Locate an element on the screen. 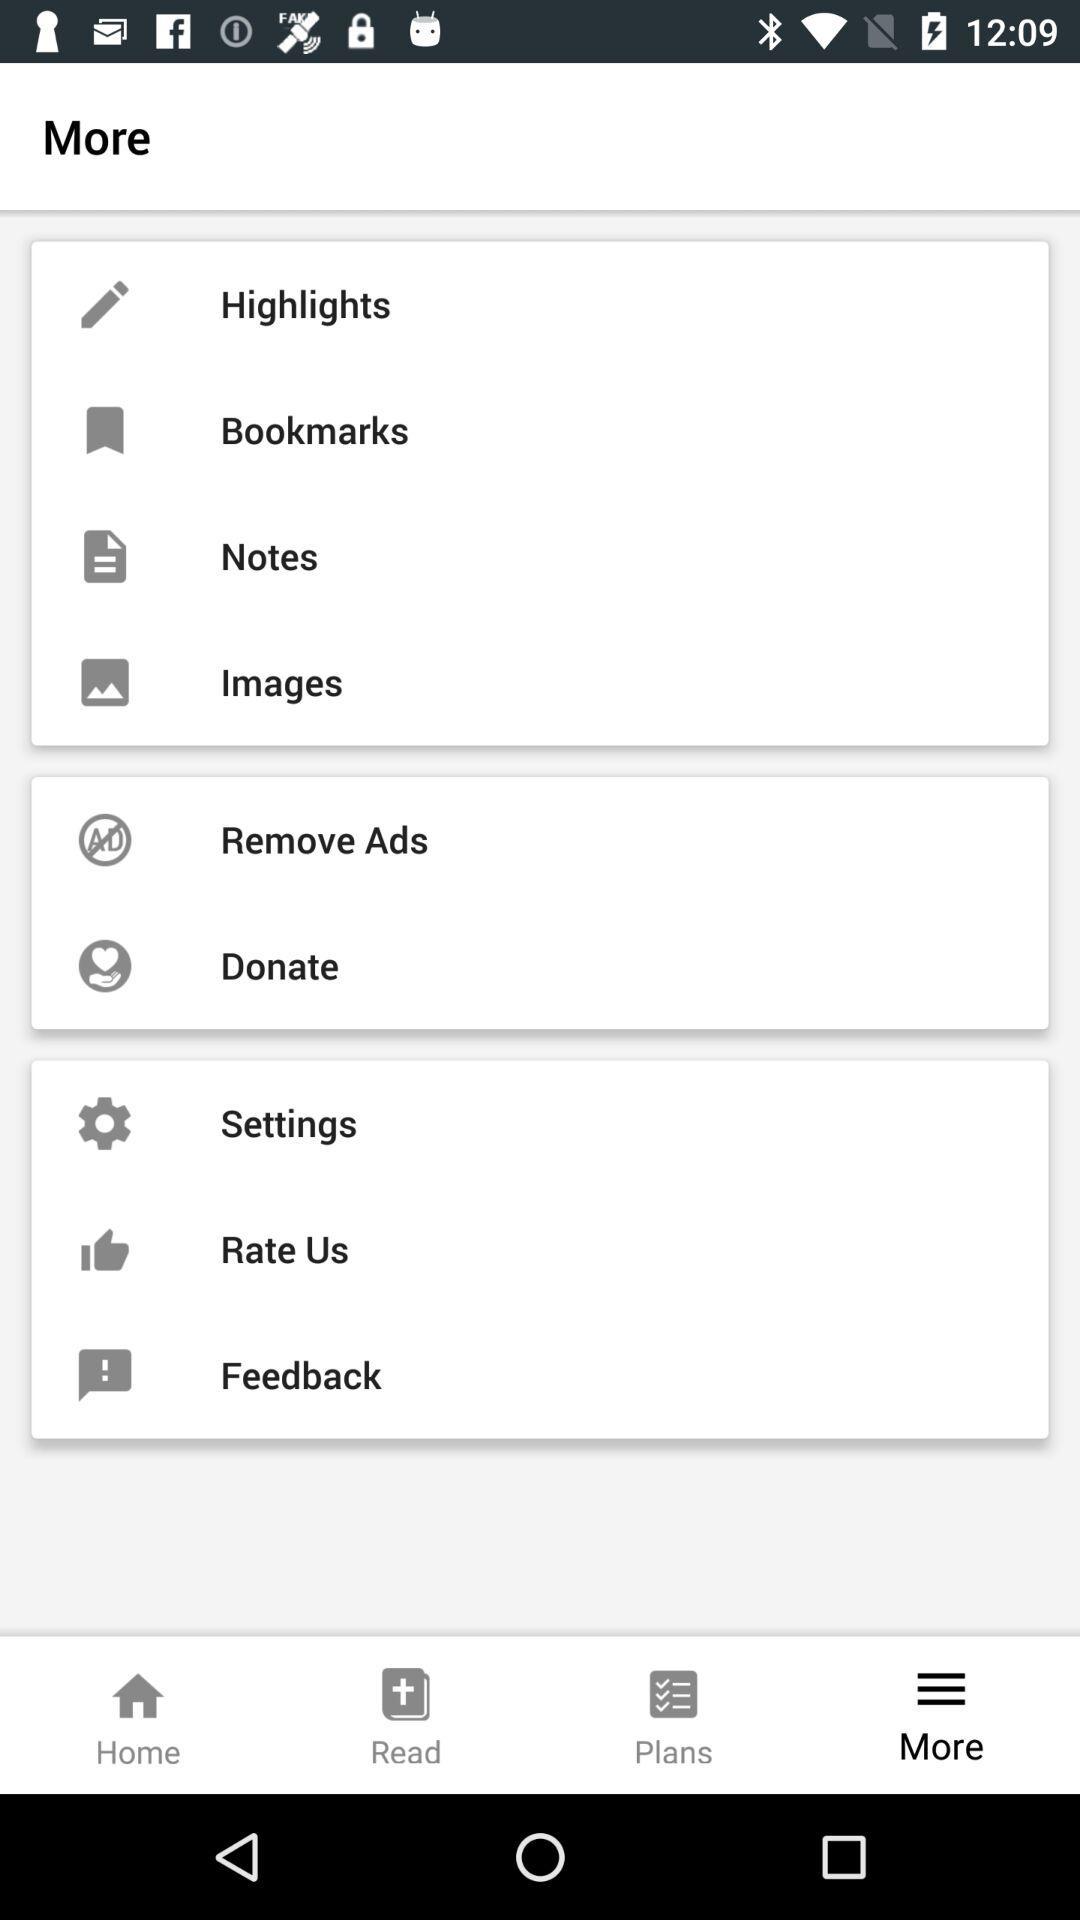  the item below the settings icon is located at coordinates (540, 1248).